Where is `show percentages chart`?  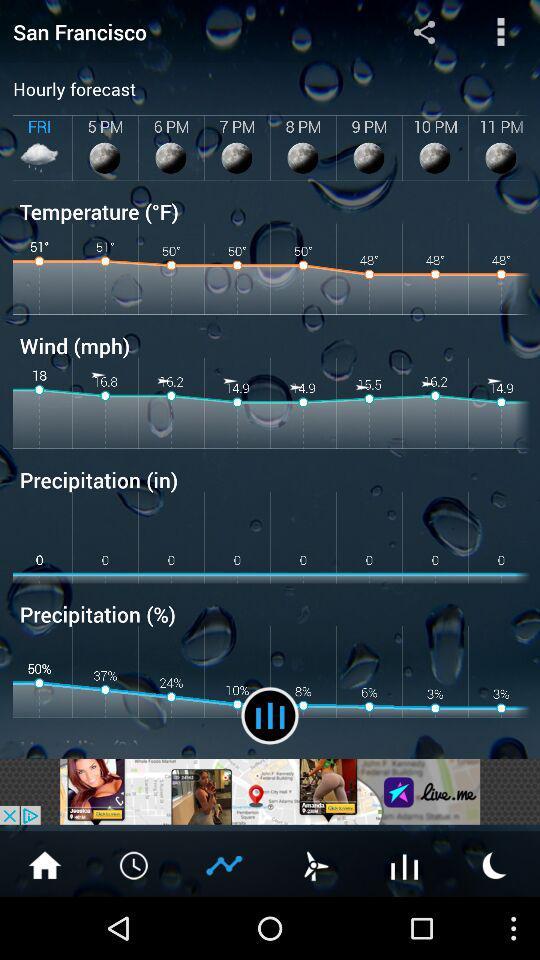 show percentages chart is located at coordinates (224, 863).